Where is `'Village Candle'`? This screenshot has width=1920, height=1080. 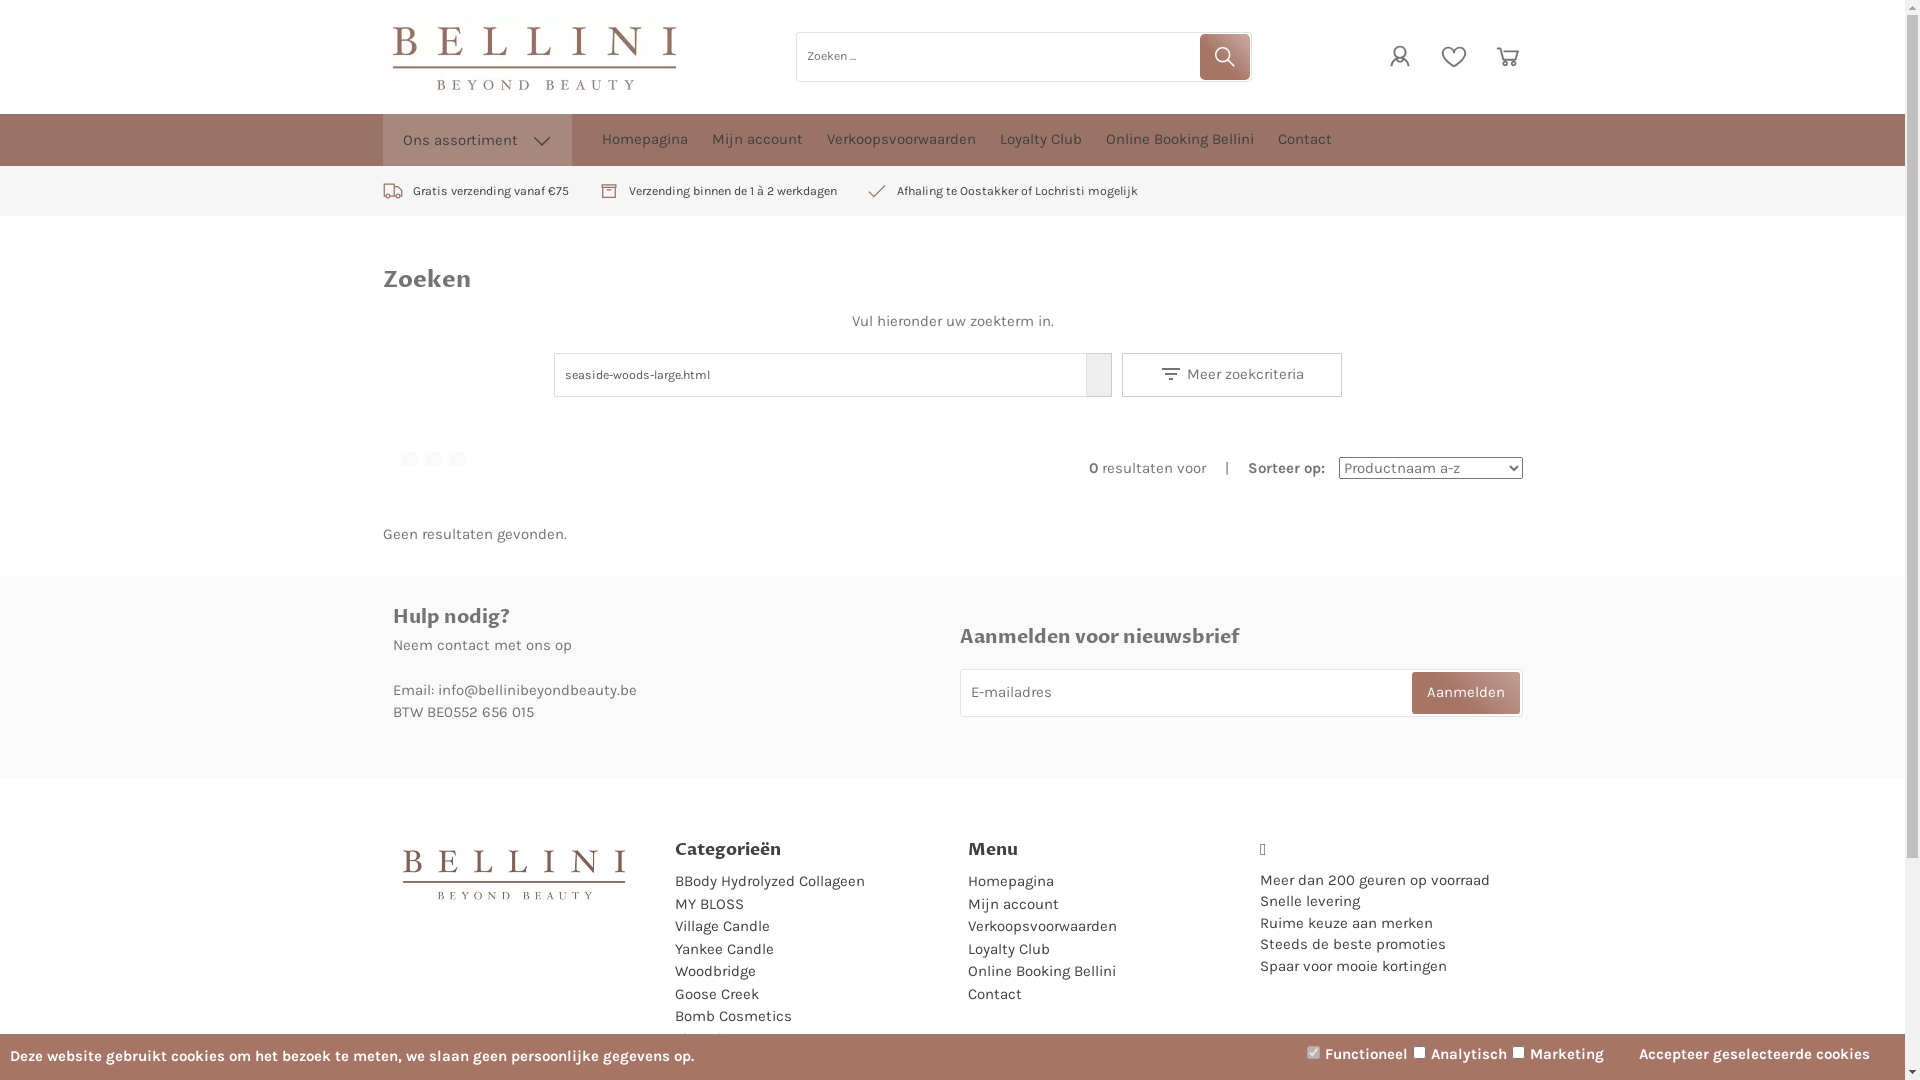
'Village Candle' is located at coordinates (675, 925).